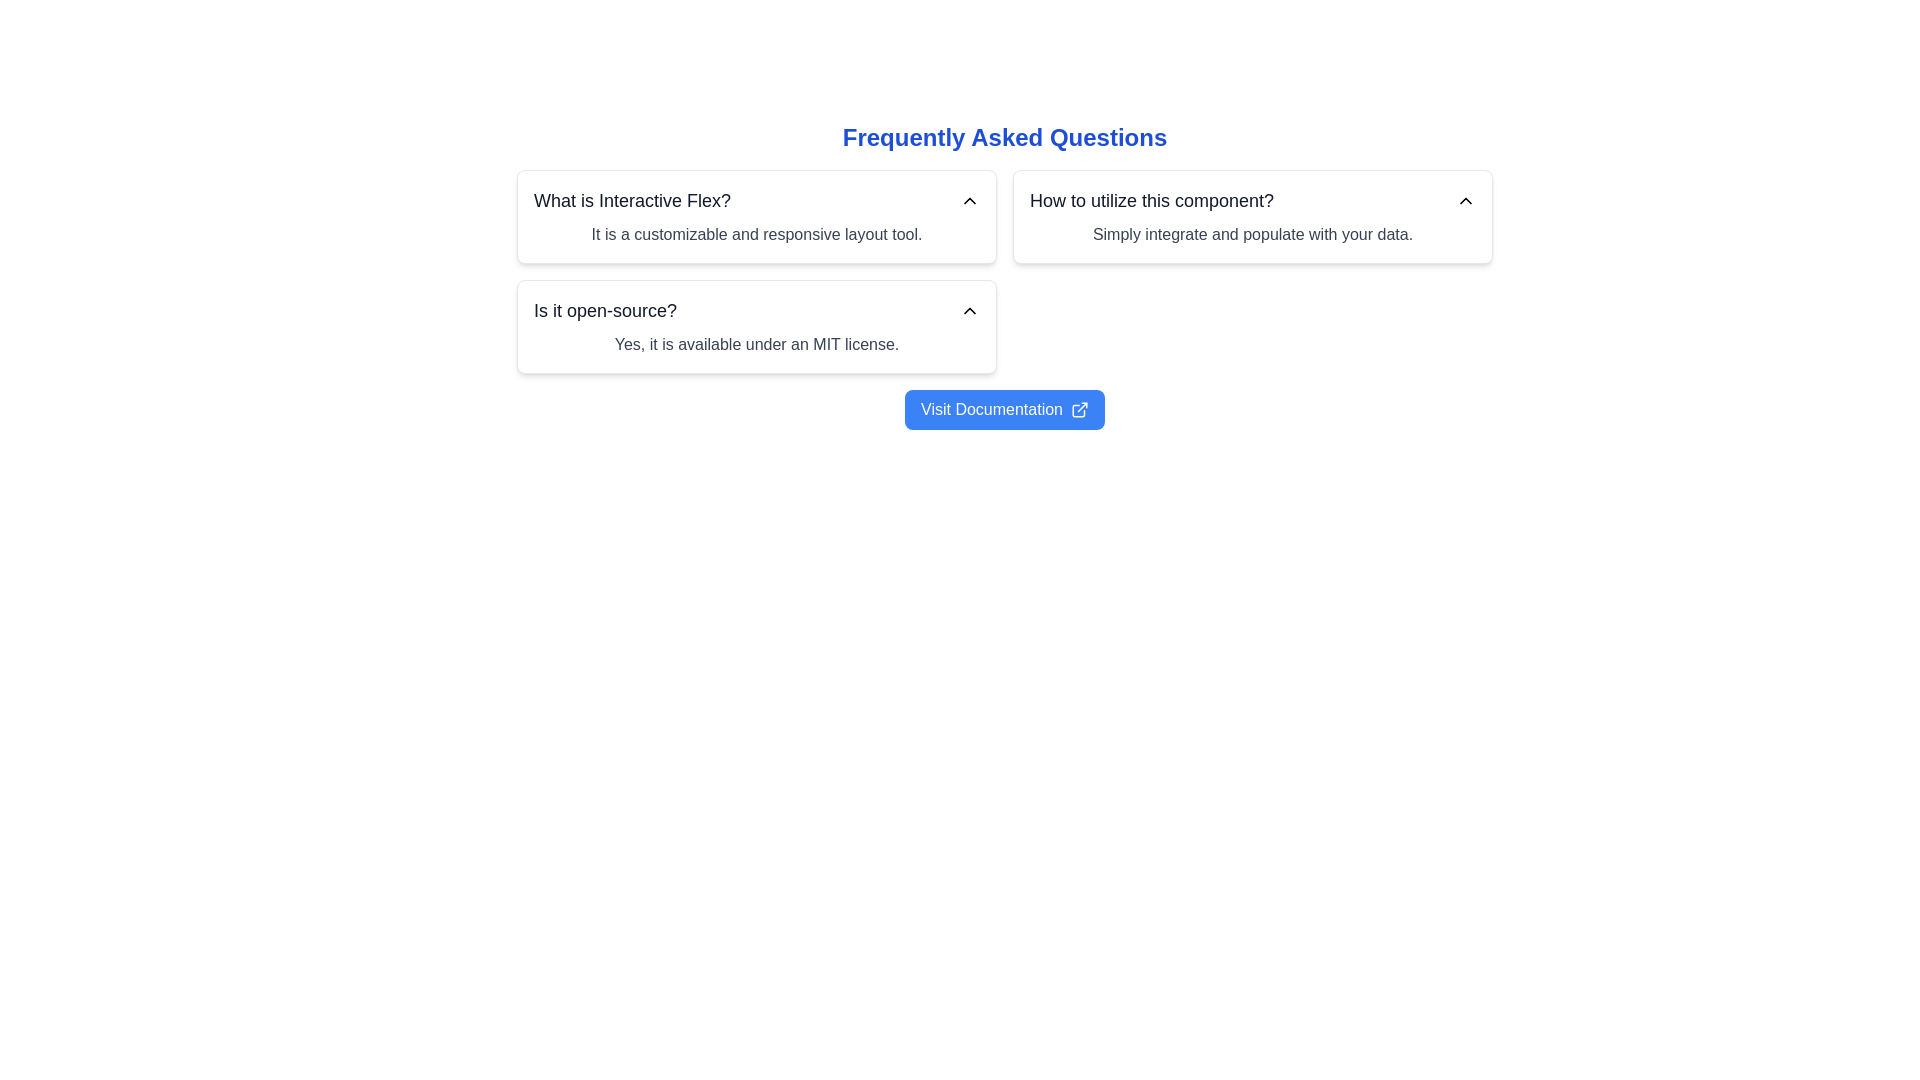 The height and width of the screenshot is (1080, 1920). What do you see at coordinates (1079, 408) in the screenshot?
I see `the design of the external link icon located adjacent to the 'Visit Documentation' text within the button component` at bounding box center [1079, 408].